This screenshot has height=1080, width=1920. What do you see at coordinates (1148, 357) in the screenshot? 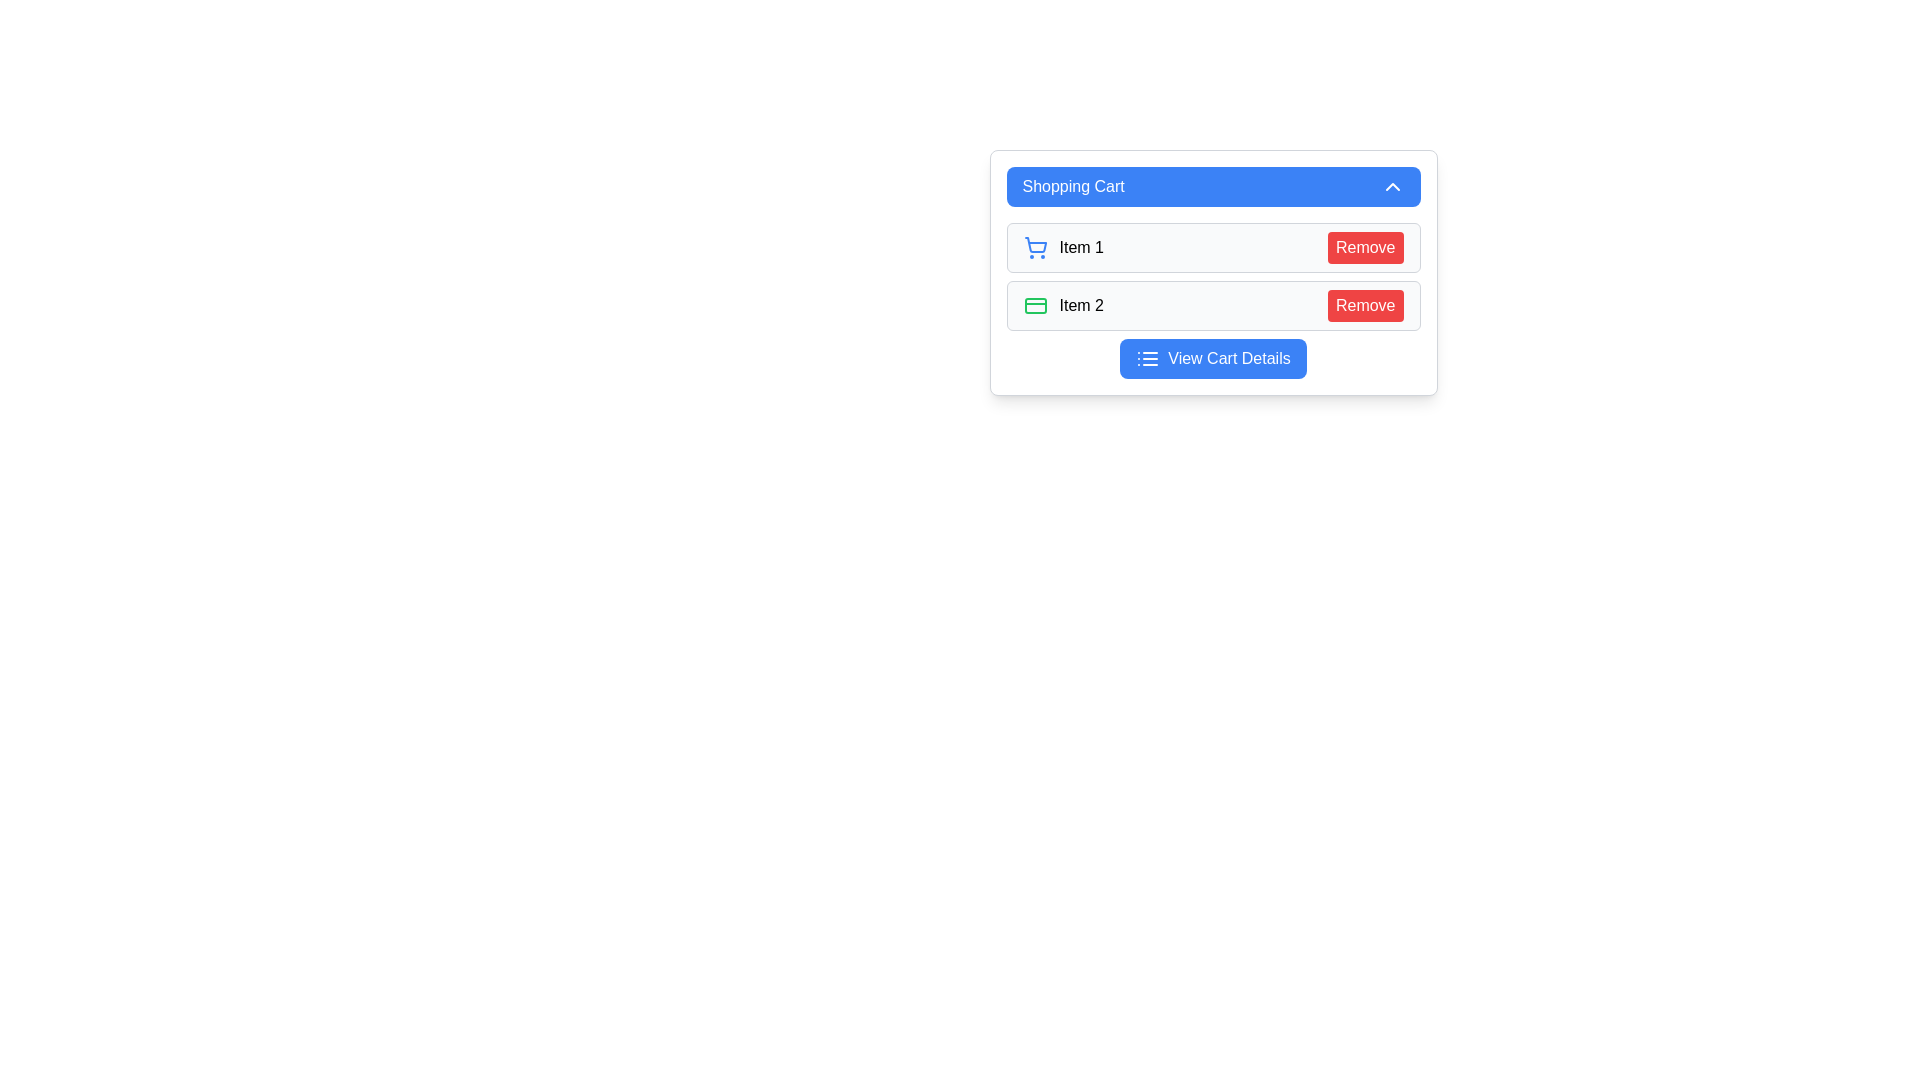
I see `the cart icon located to the left of the 'View Cart Details' button, which visually indicates the functionality of viewing cart details` at bounding box center [1148, 357].